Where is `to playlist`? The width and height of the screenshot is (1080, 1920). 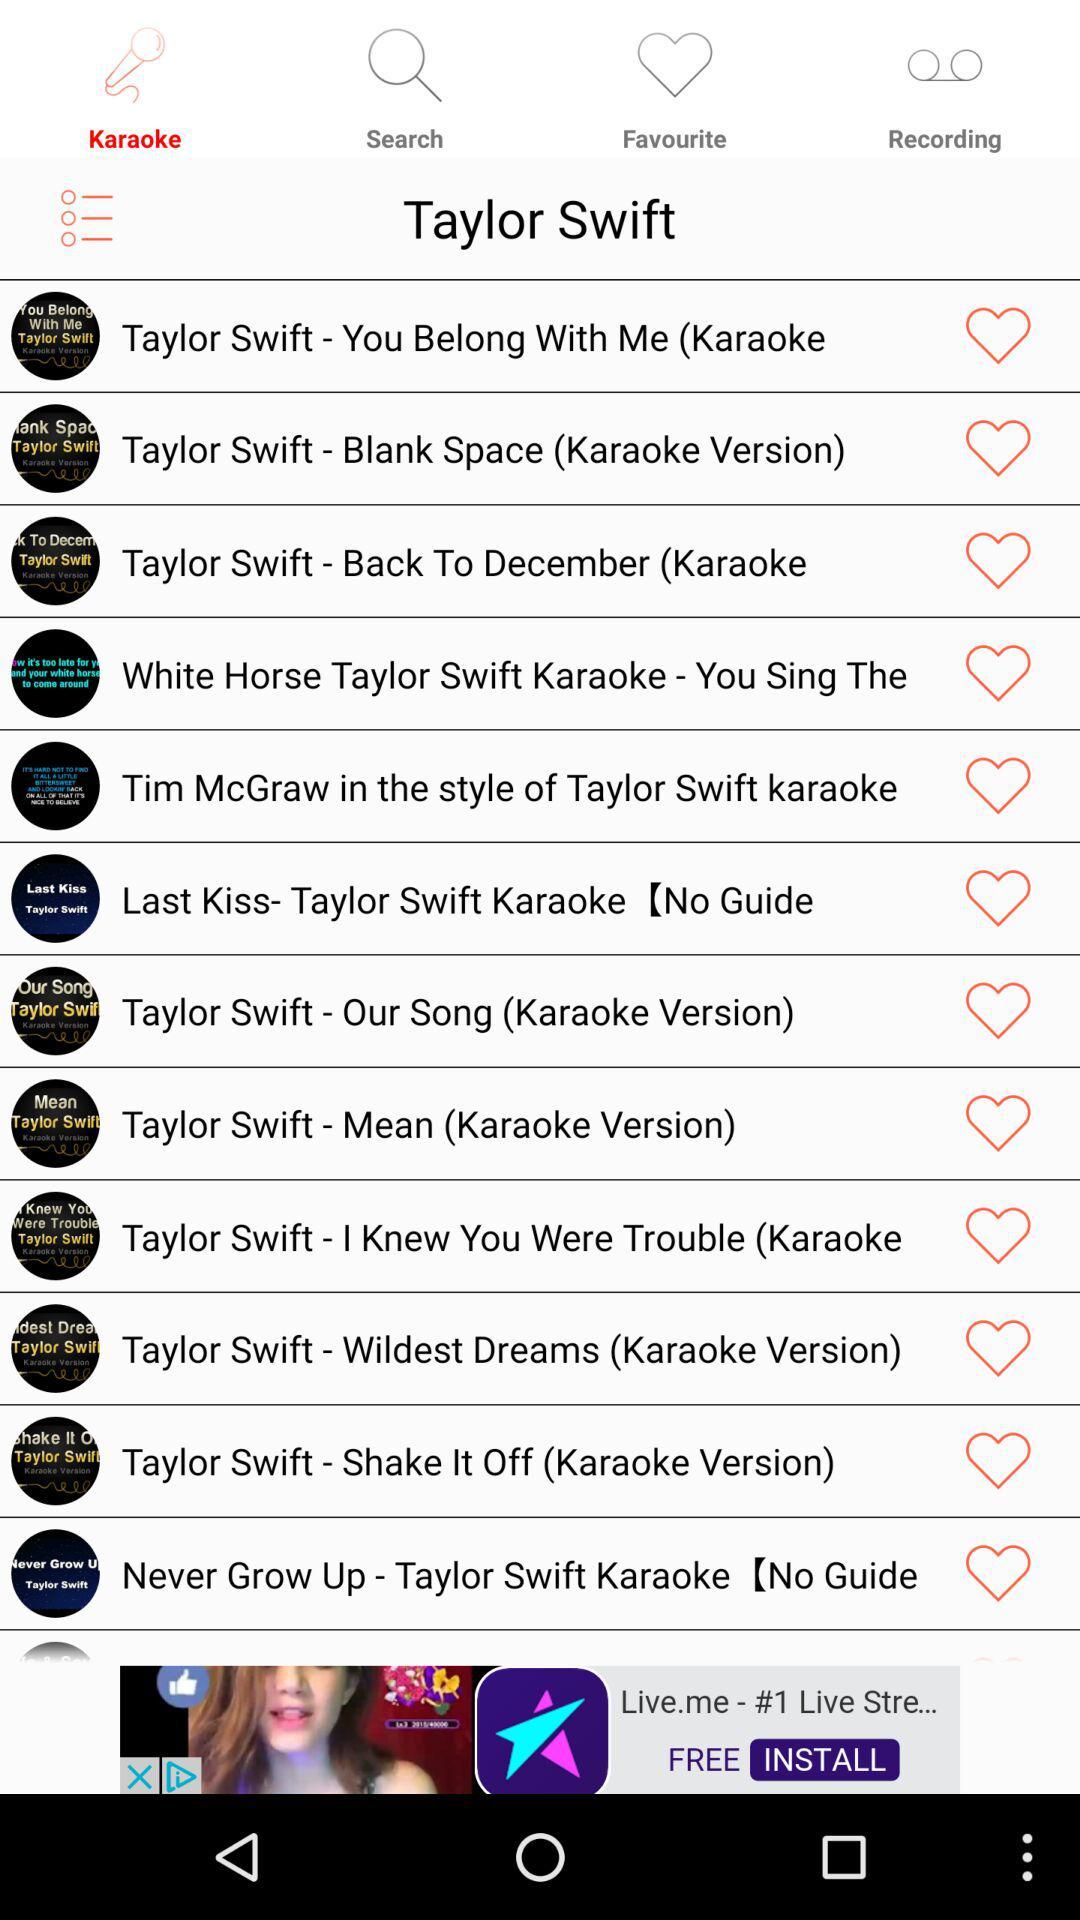
to playlist is located at coordinates (86, 218).